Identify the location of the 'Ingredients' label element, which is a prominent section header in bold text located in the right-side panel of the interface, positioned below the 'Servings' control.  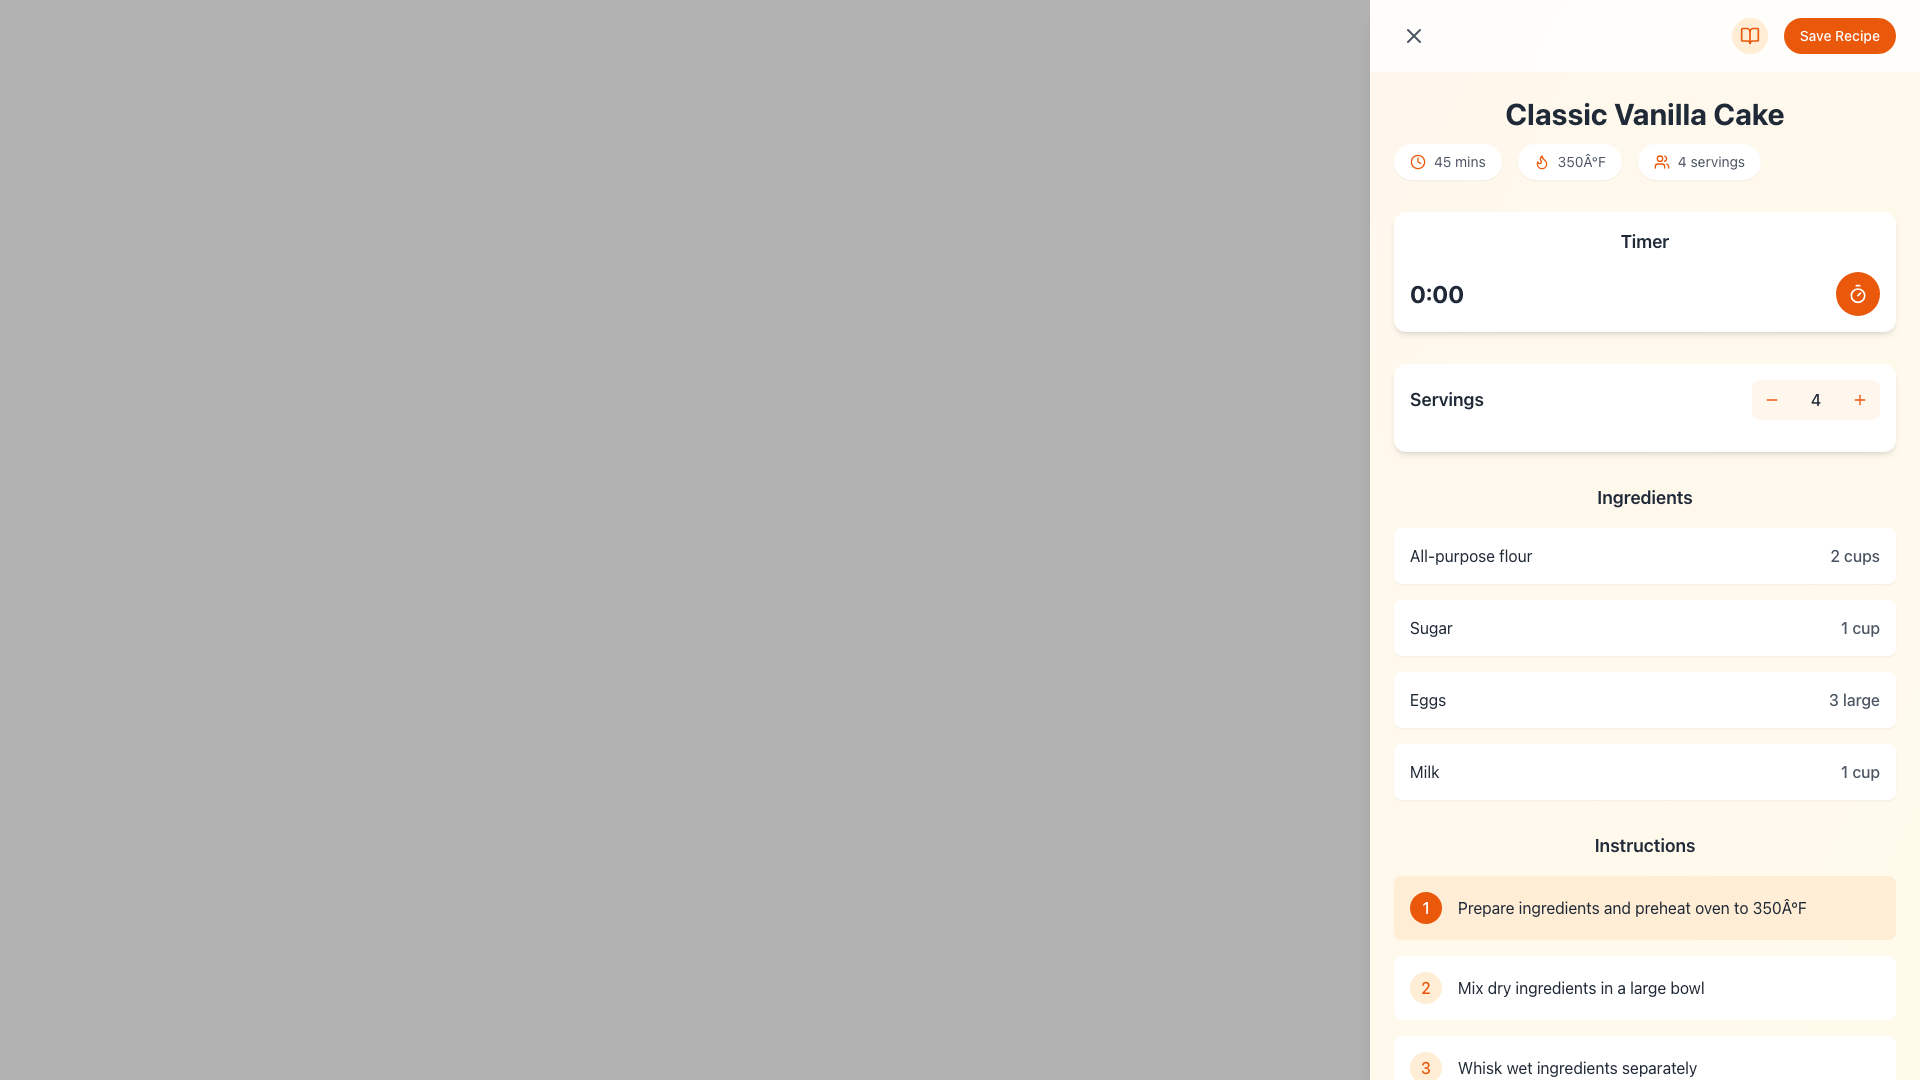
(1645, 496).